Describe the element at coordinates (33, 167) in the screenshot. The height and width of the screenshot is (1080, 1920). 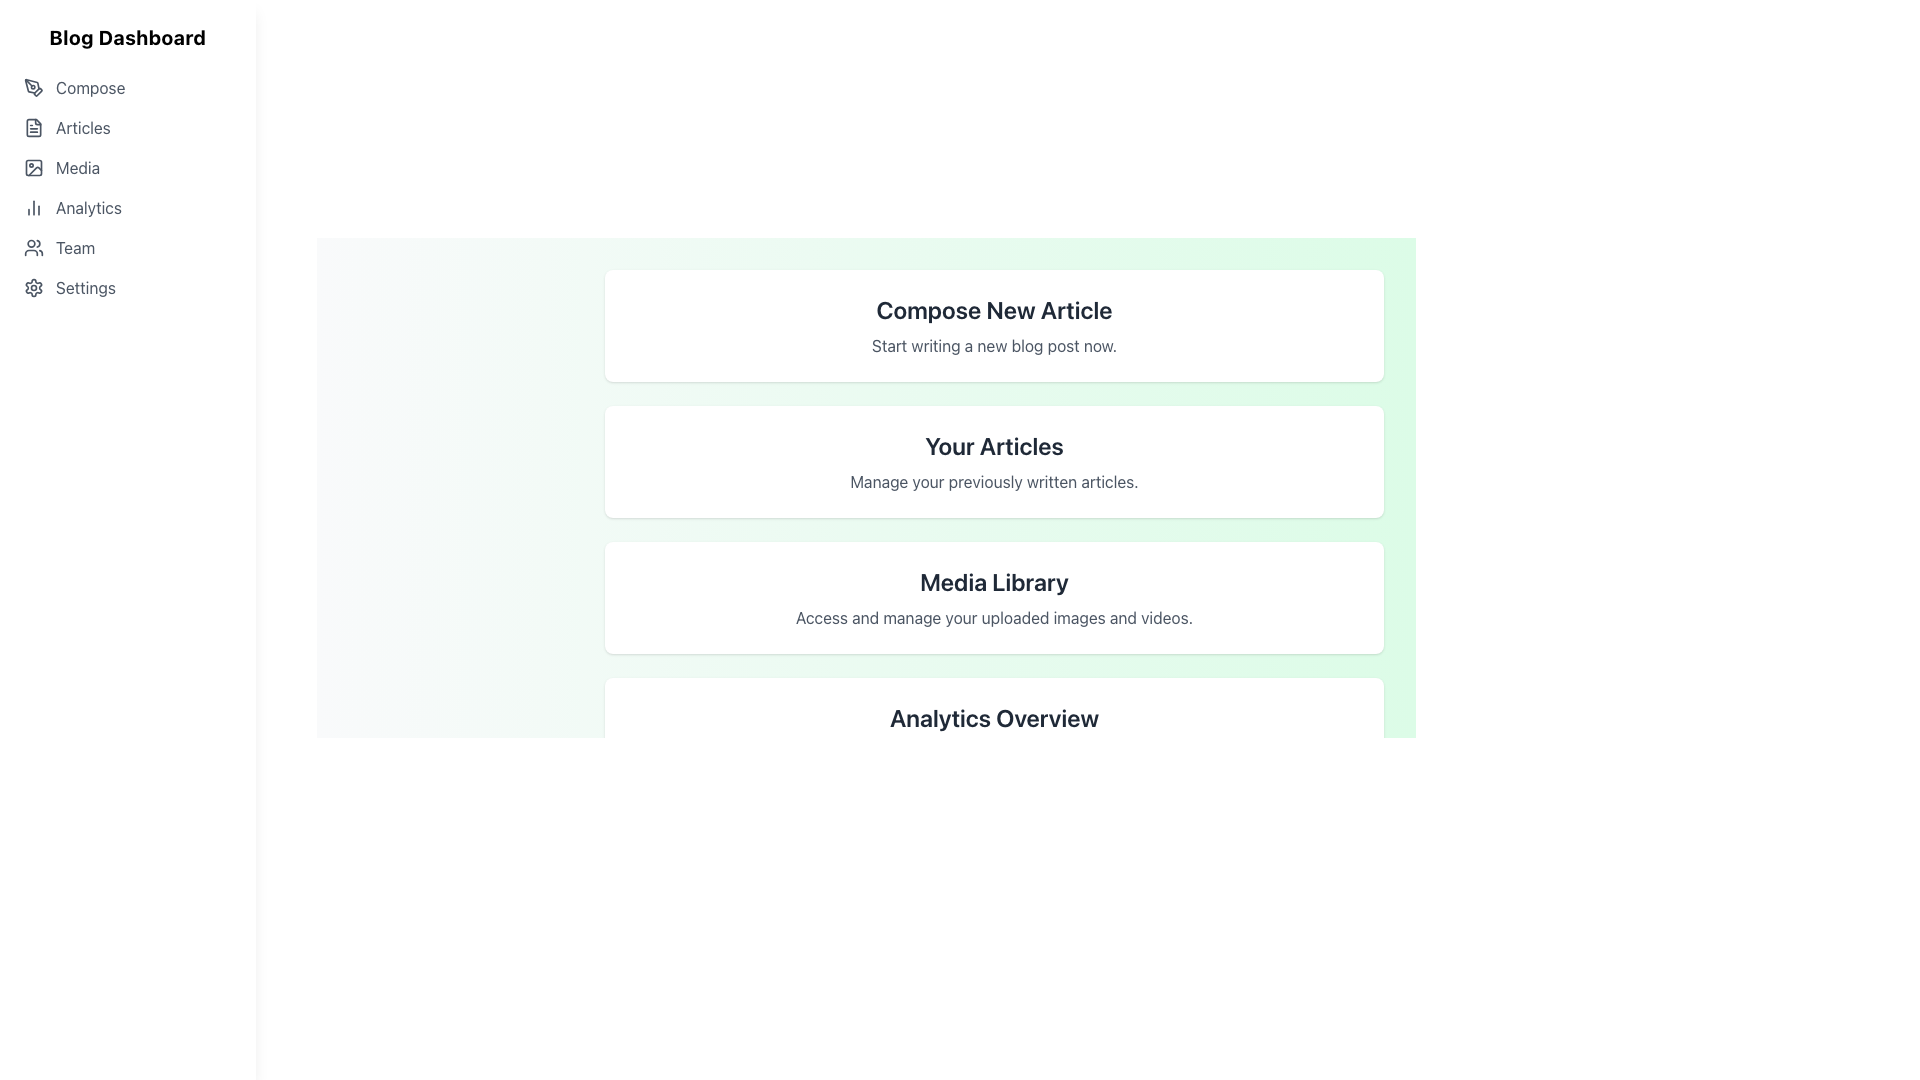
I see `the graphical subcomponent representing an 'image' concept in the navigation menu, located within the 'Media' list item group` at that location.